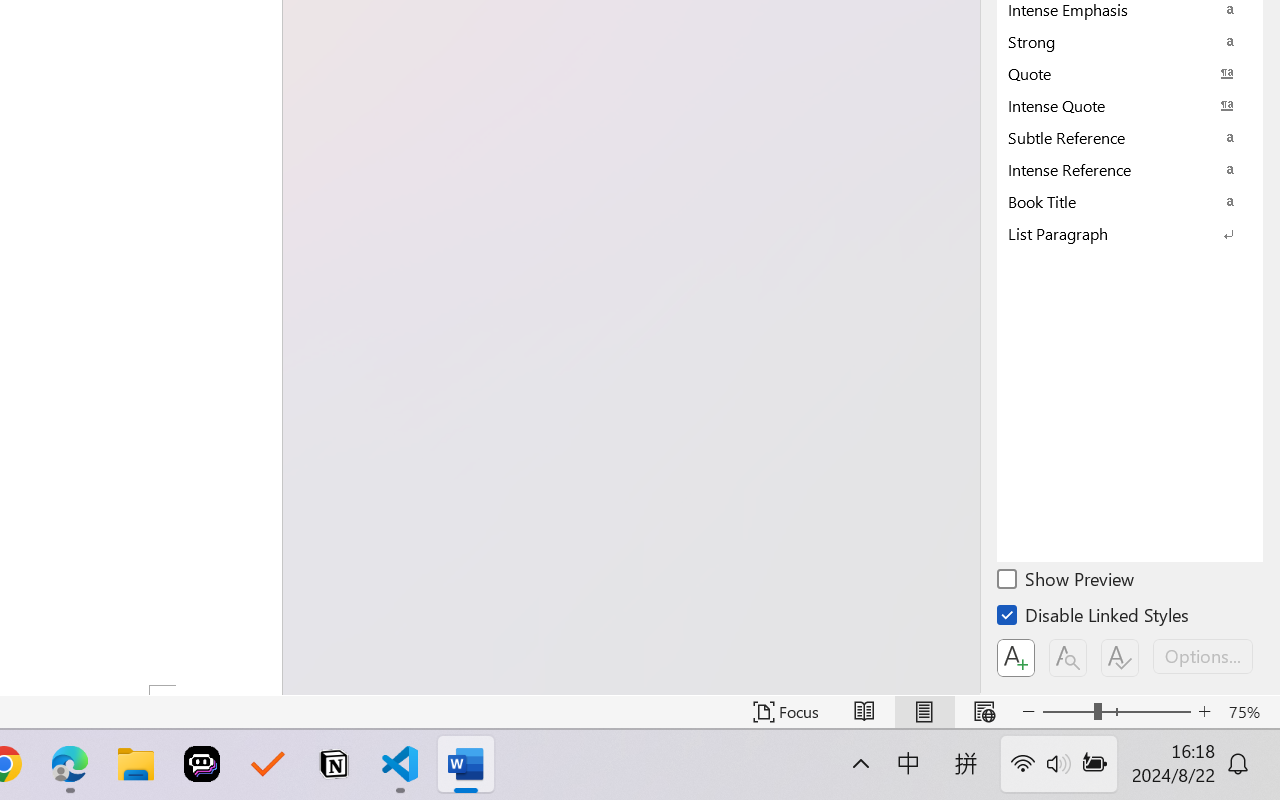 Image resolution: width=1280 pixels, height=800 pixels. What do you see at coordinates (1130, 168) in the screenshot?
I see `'Intense Reference'` at bounding box center [1130, 168].